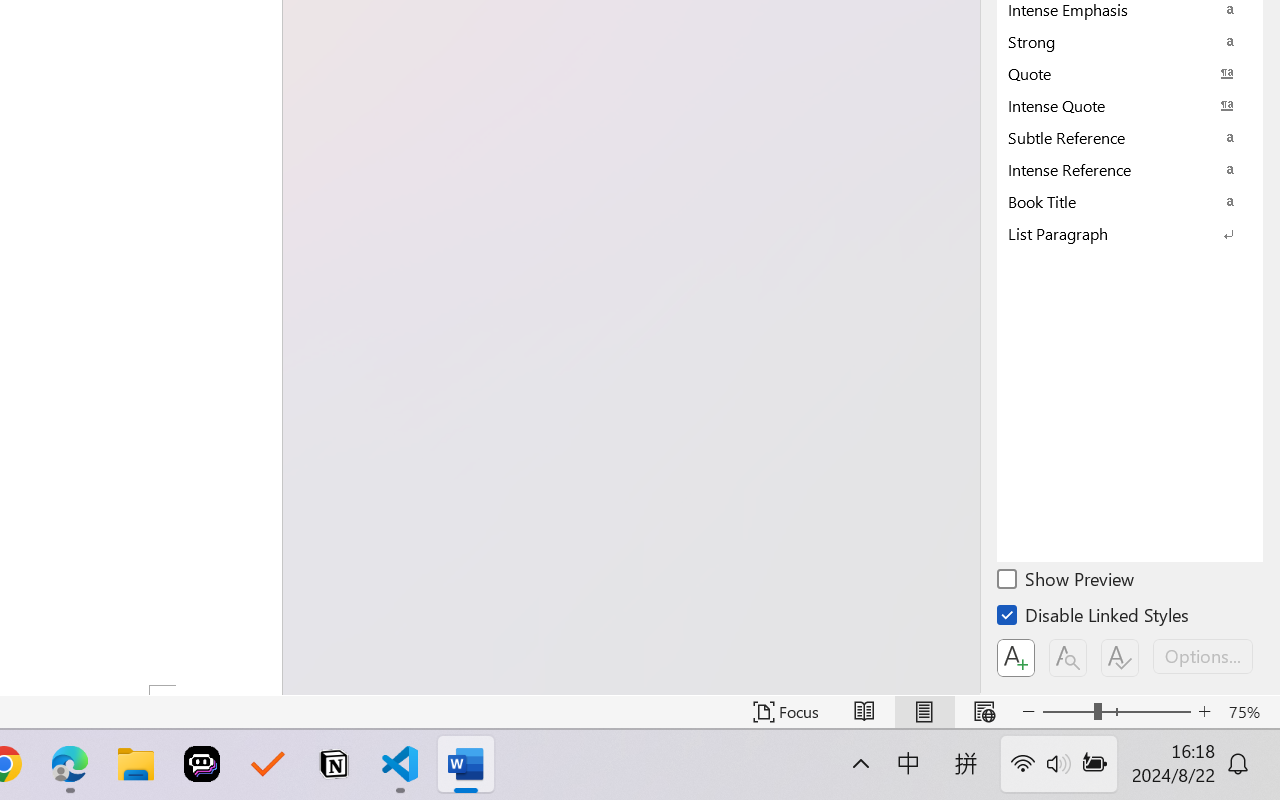 Image resolution: width=1280 pixels, height=800 pixels. What do you see at coordinates (1130, 168) in the screenshot?
I see `'Intense Reference'` at bounding box center [1130, 168].